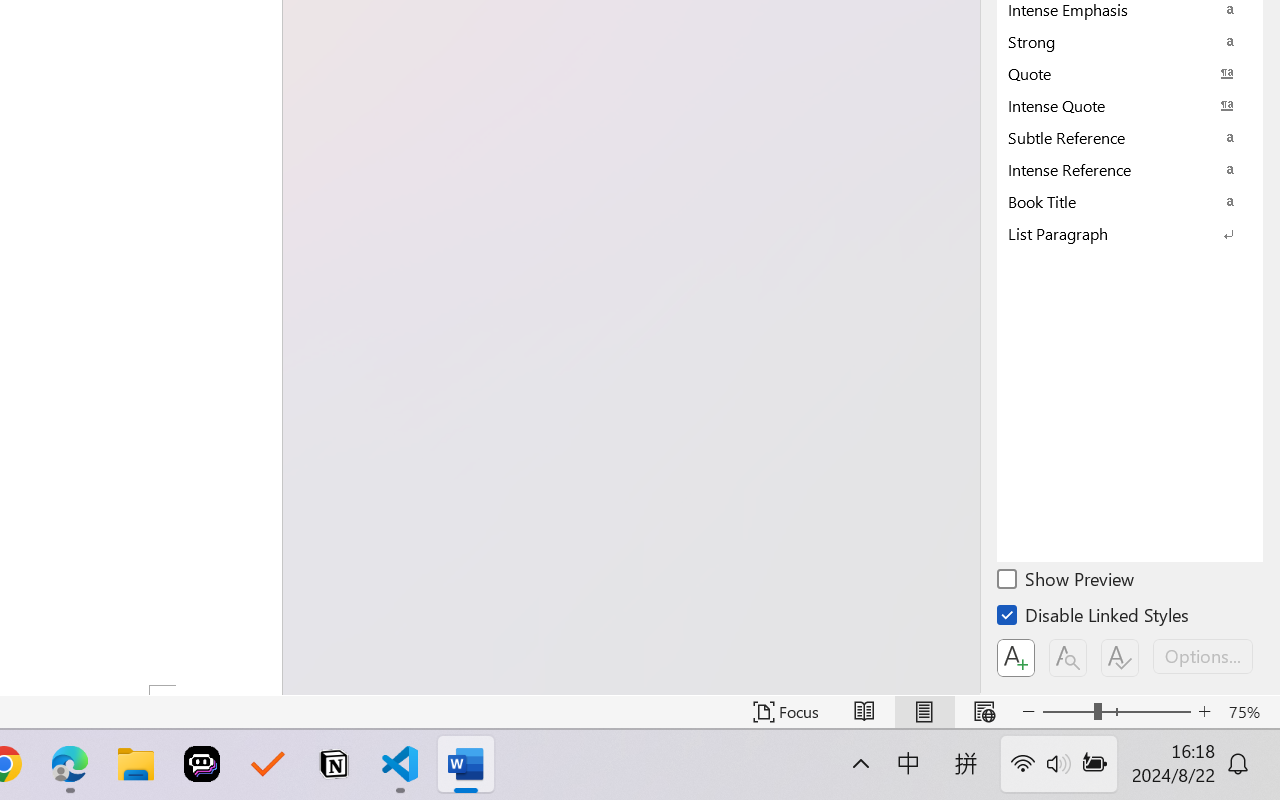 Image resolution: width=1280 pixels, height=800 pixels. What do you see at coordinates (1130, 168) in the screenshot?
I see `'Intense Reference'` at bounding box center [1130, 168].